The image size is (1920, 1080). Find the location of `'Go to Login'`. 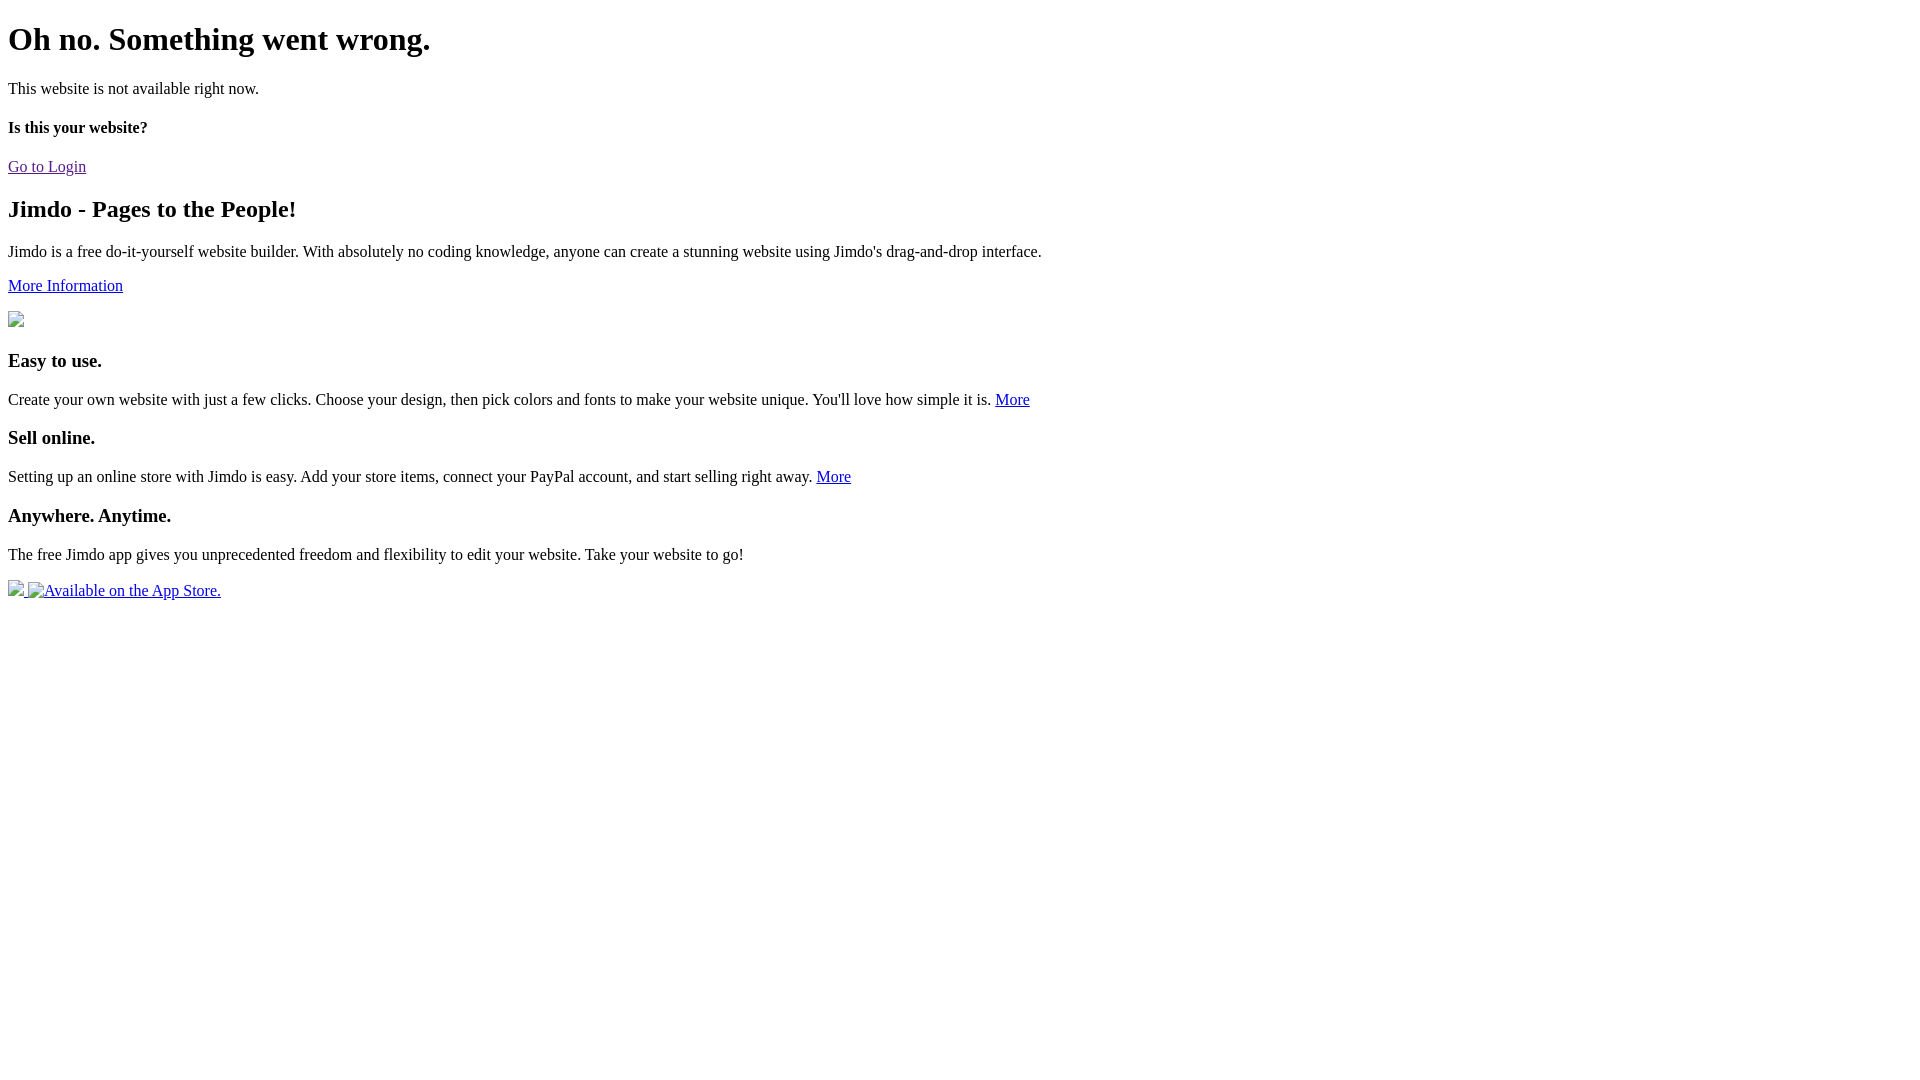

'Go to Login' is located at coordinates (8, 165).